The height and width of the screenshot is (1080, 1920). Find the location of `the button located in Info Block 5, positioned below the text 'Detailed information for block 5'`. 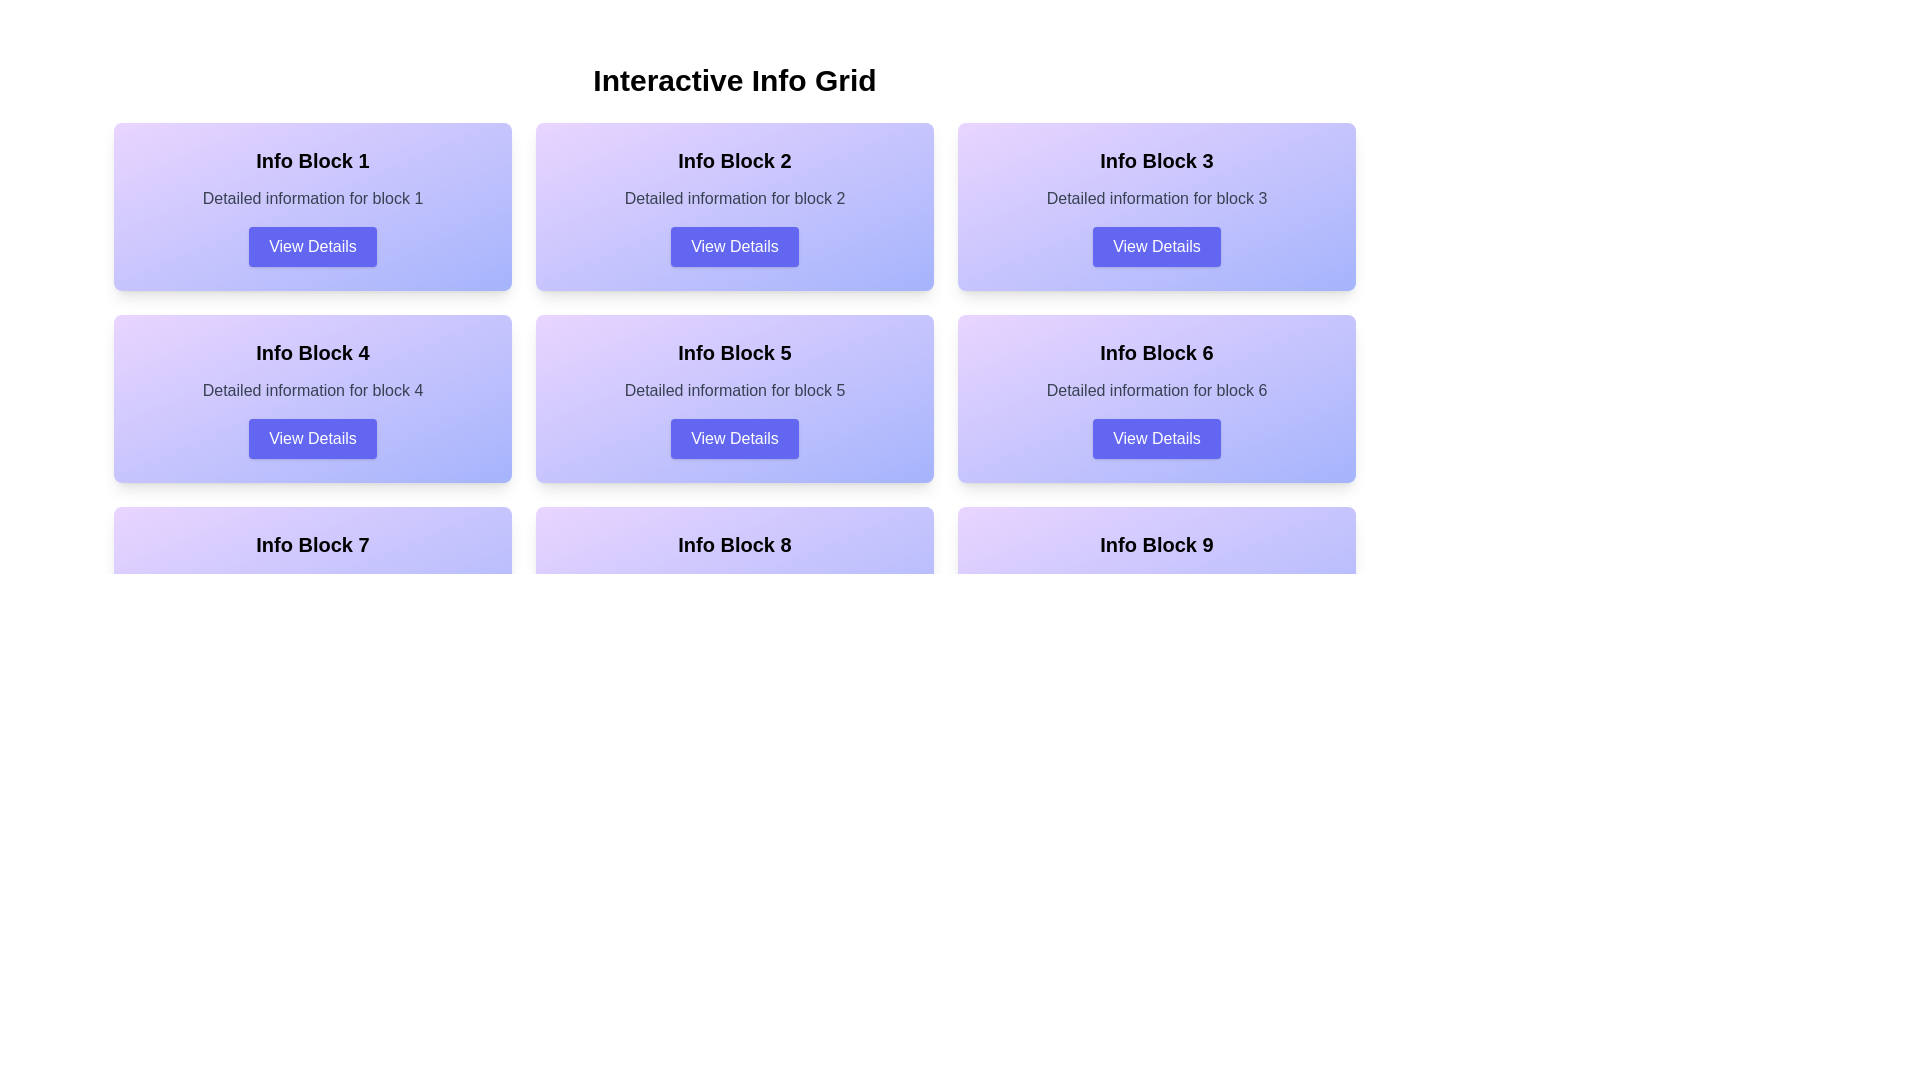

the button located in Info Block 5, positioned below the text 'Detailed information for block 5' is located at coordinates (733, 438).